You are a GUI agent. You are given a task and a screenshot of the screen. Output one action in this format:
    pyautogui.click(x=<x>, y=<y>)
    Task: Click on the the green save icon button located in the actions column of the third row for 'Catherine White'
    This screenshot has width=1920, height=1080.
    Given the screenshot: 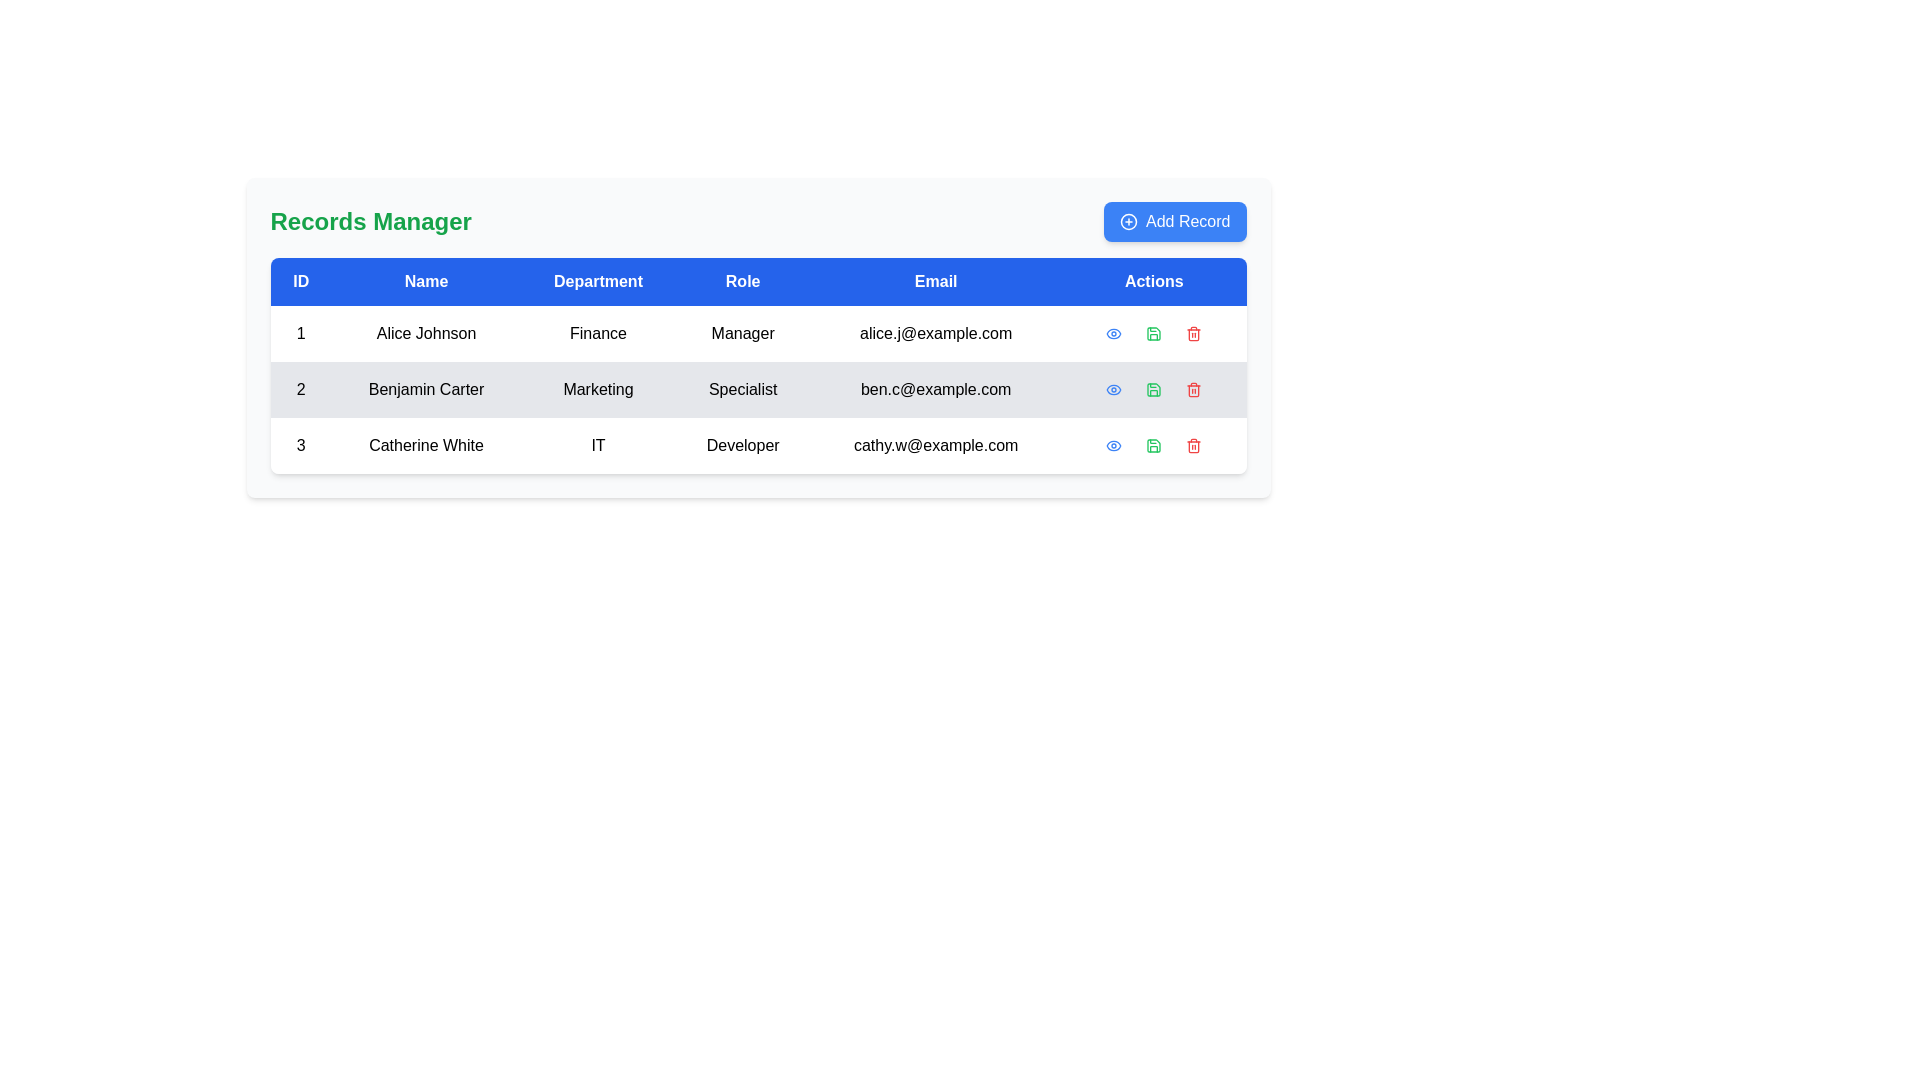 What is the action you would take?
    pyautogui.click(x=1154, y=445)
    